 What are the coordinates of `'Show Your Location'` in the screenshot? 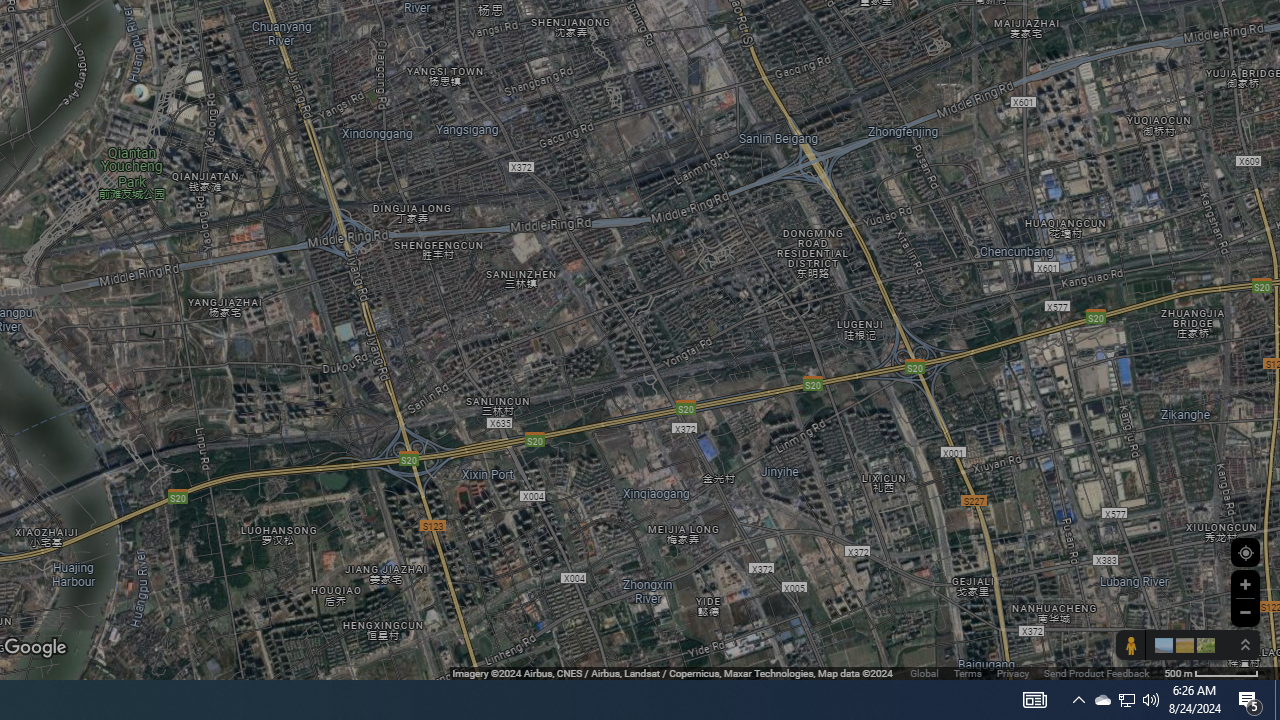 It's located at (1244, 552).